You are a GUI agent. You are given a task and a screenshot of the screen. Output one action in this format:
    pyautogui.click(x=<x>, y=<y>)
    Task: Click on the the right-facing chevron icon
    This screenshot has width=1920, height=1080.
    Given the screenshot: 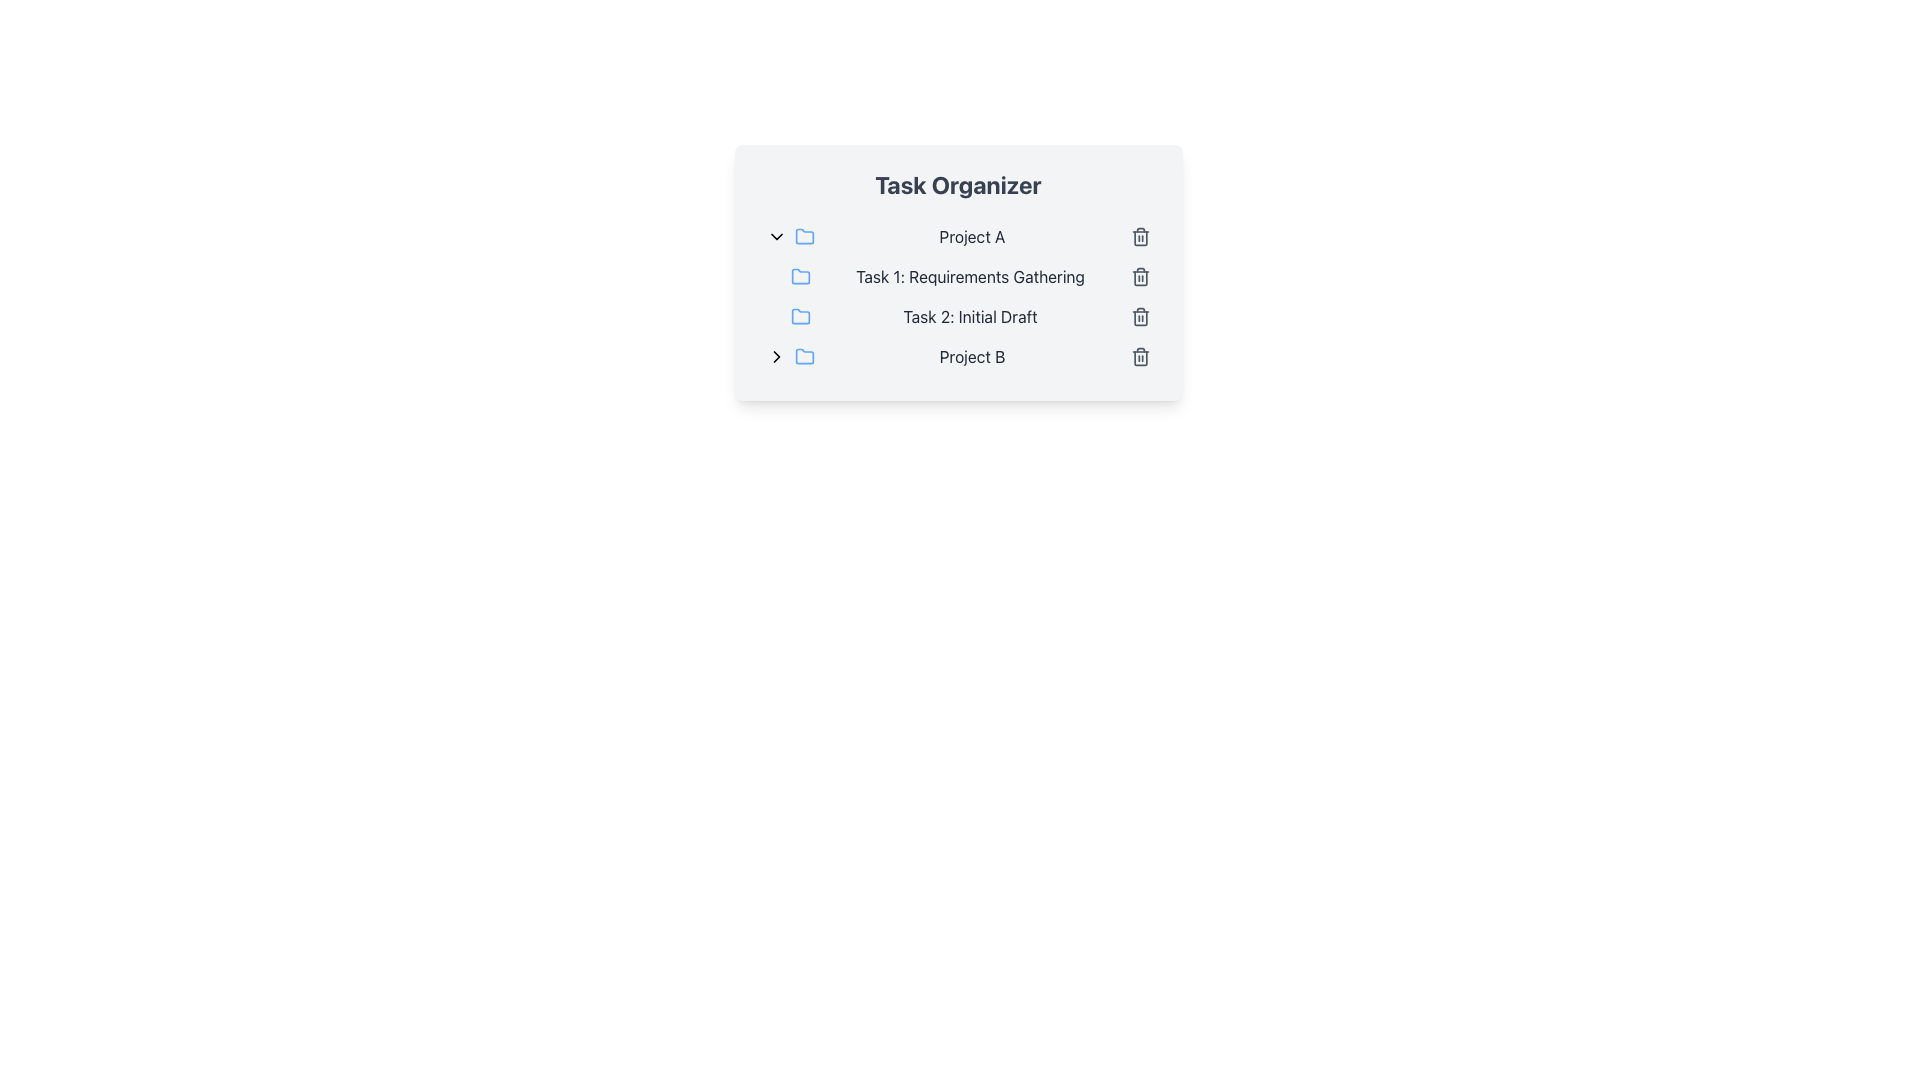 What is the action you would take?
    pyautogui.click(x=775, y=356)
    